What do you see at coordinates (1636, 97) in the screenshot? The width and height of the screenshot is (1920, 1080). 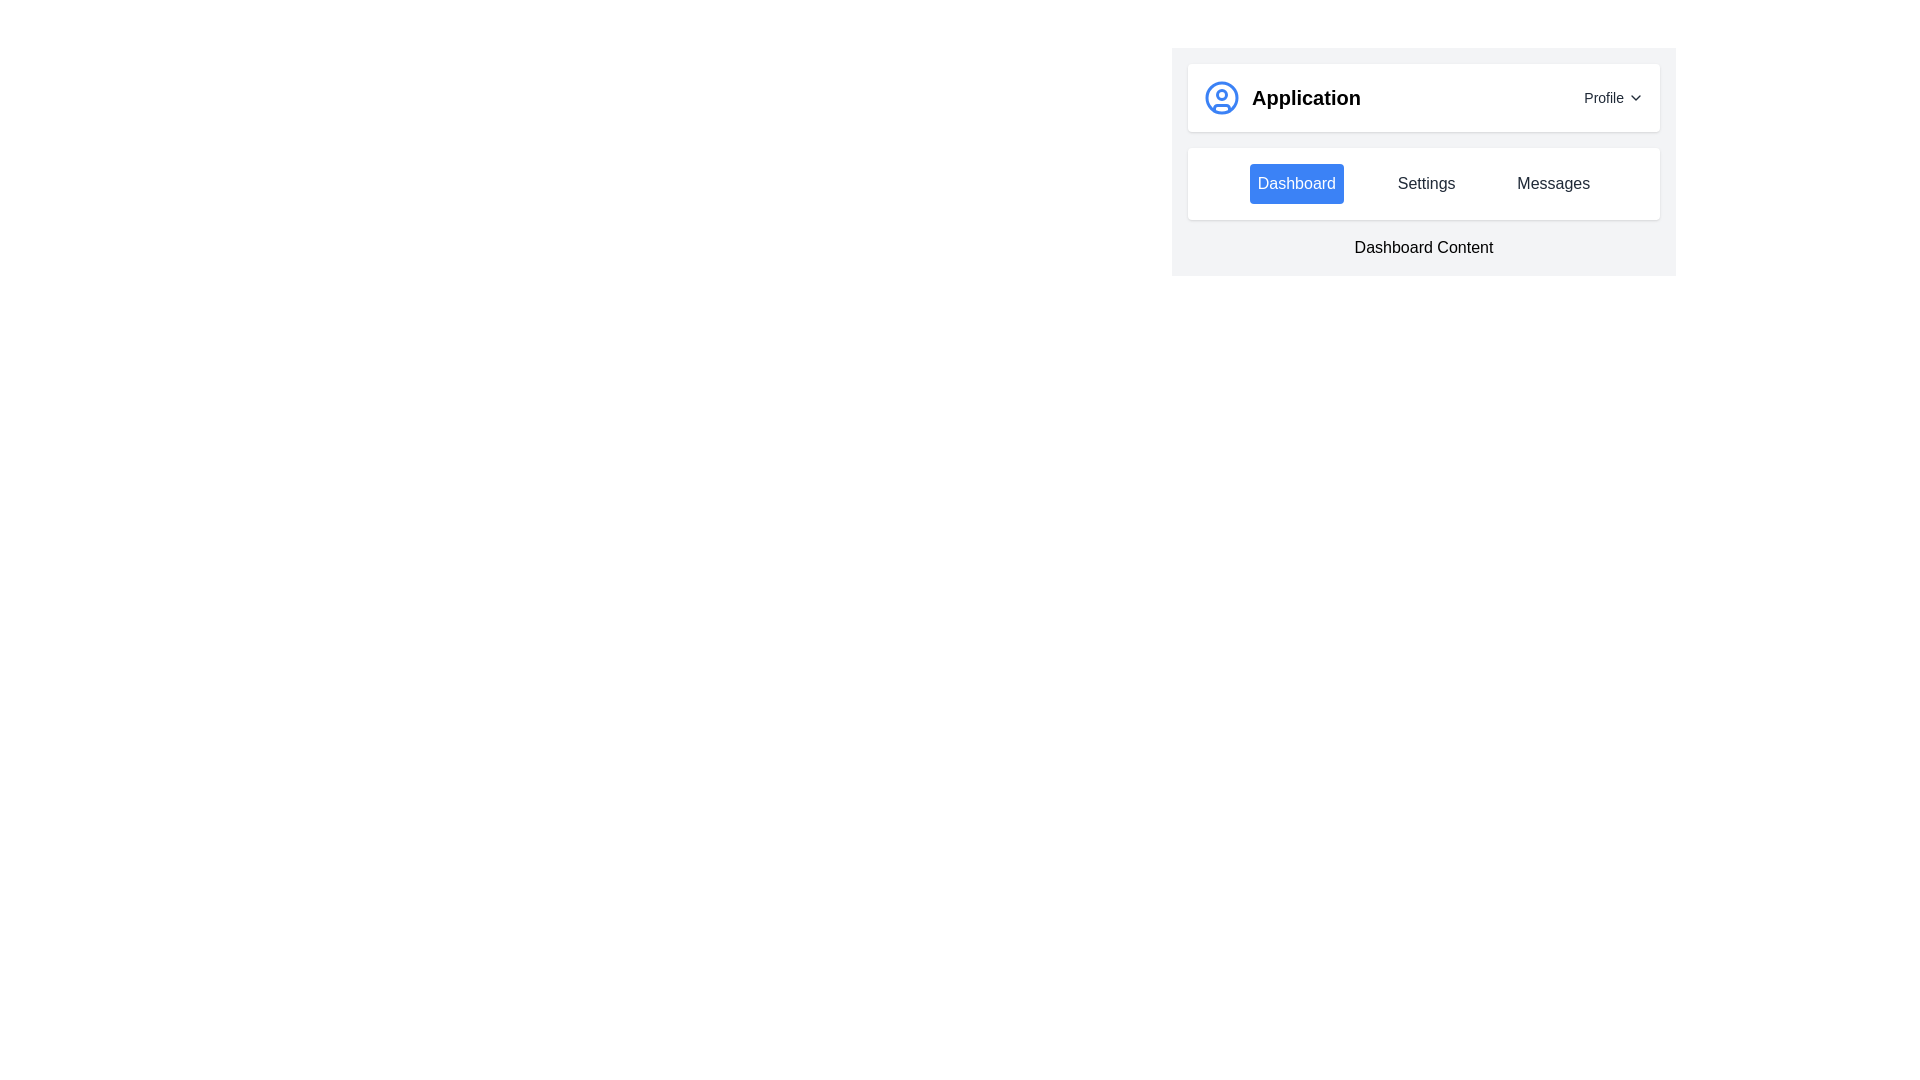 I see `the downward-pointing chevron SVG icon located to the right of the 'Profile' text in the header` at bounding box center [1636, 97].